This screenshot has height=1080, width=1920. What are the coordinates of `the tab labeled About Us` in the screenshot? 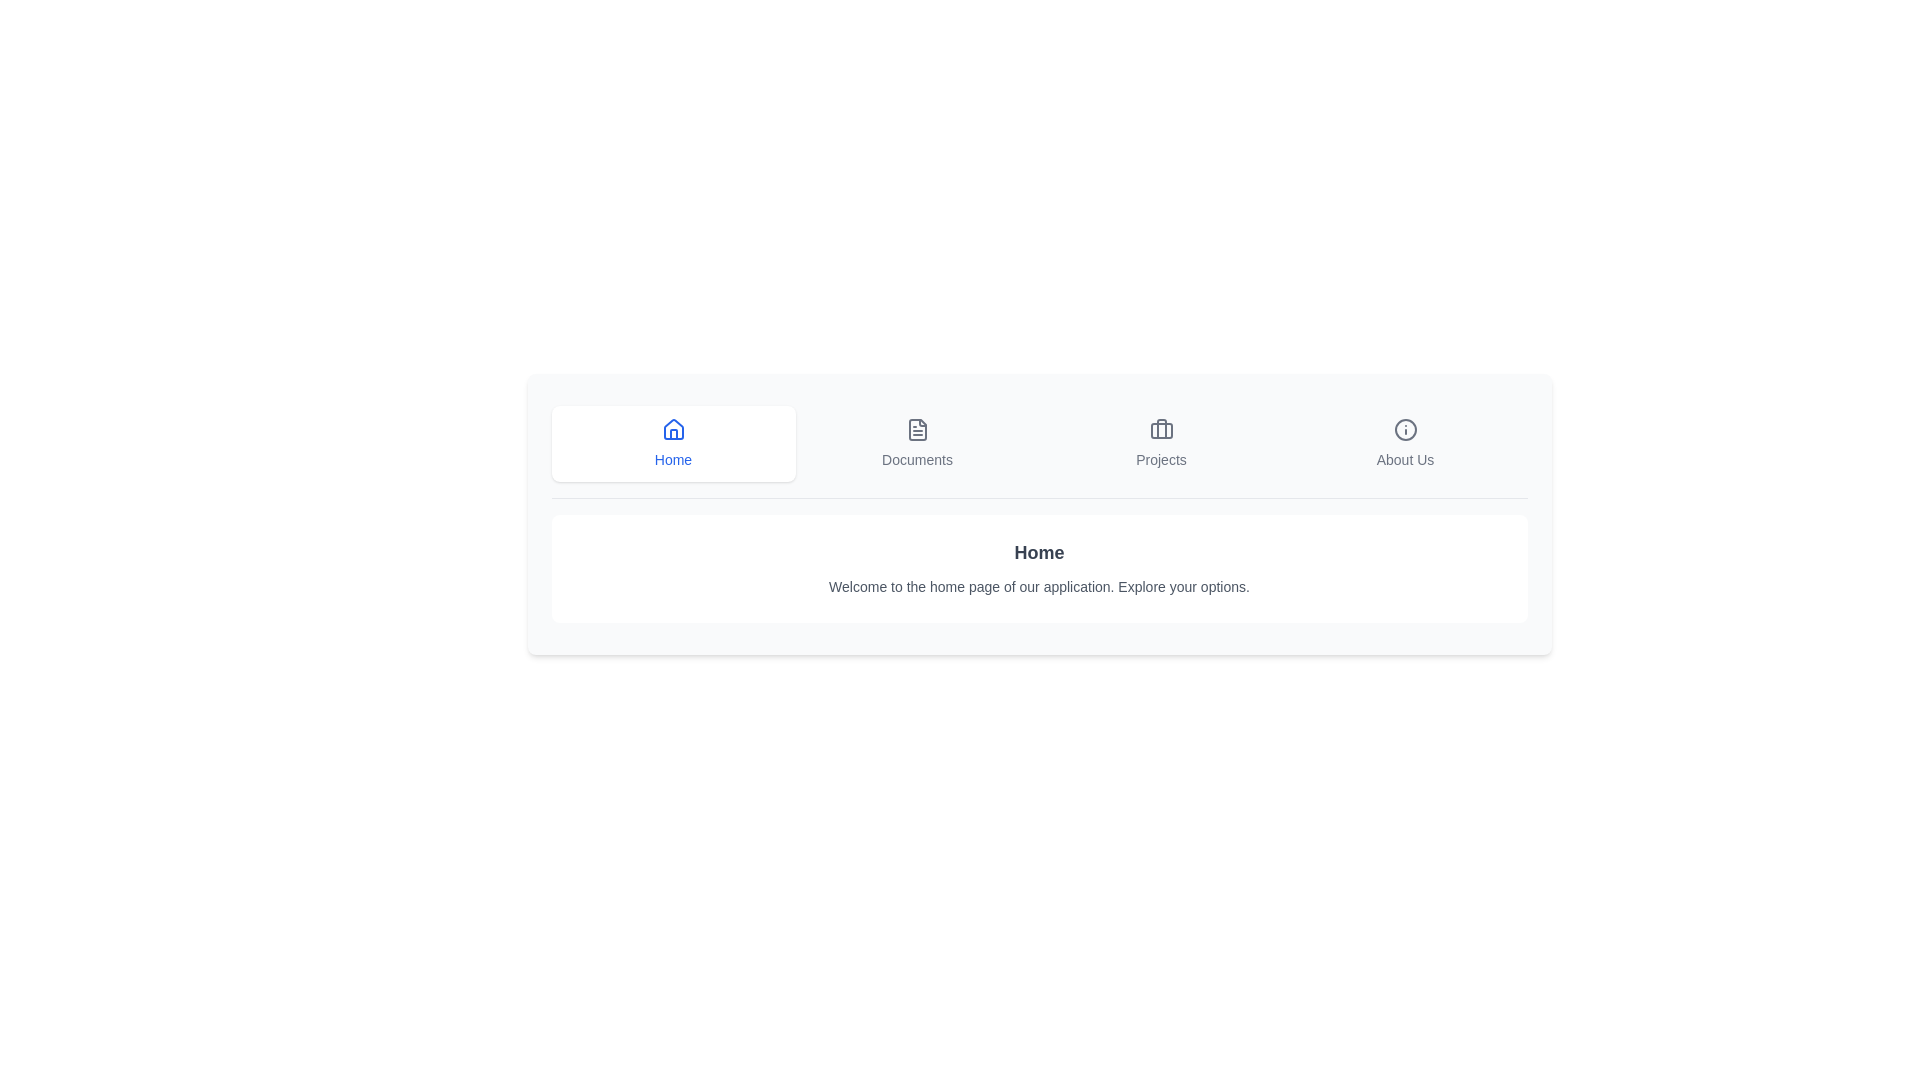 It's located at (1404, 442).